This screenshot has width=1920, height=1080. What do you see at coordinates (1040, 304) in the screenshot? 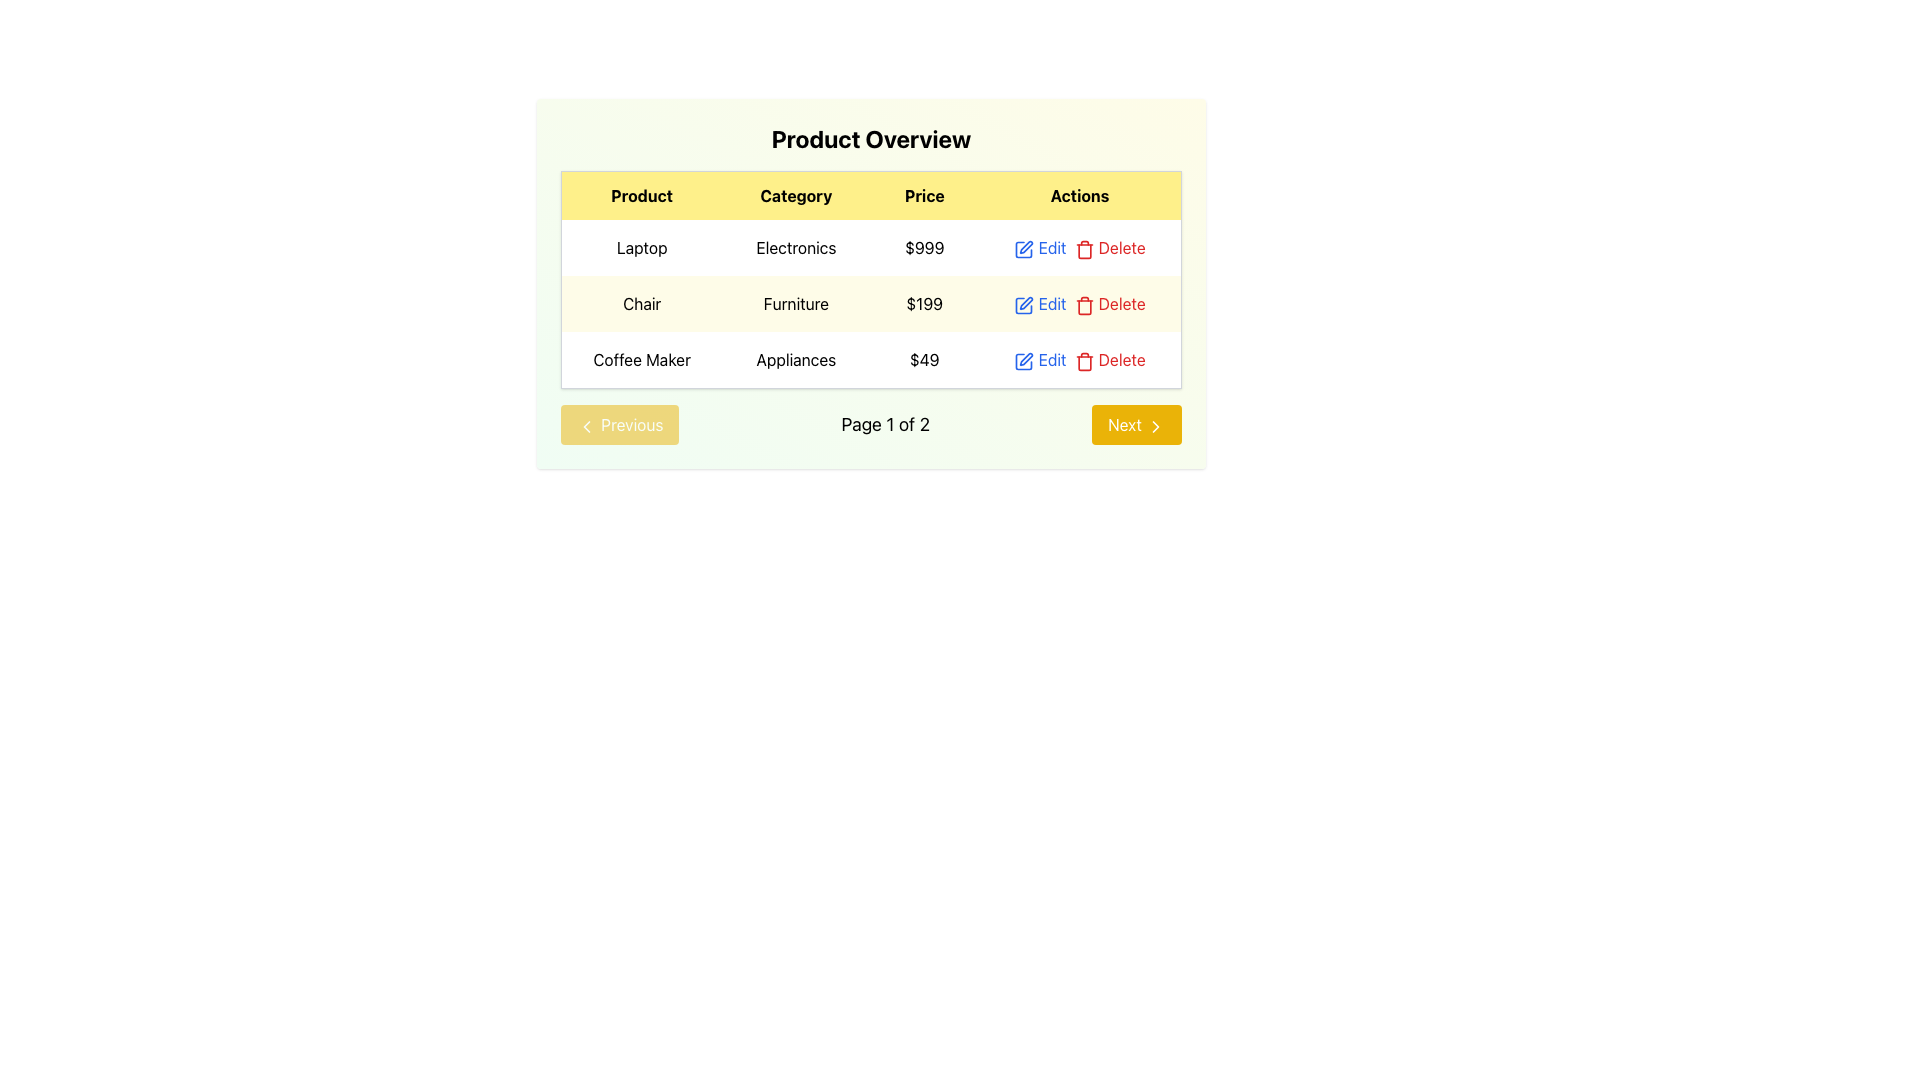
I see `the 'Edit' button, which is styled with blue text and an underline effect when hovered, positioned under the 'Actions' column in the 'Chair' row, to initiate editing` at bounding box center [1040, 304].